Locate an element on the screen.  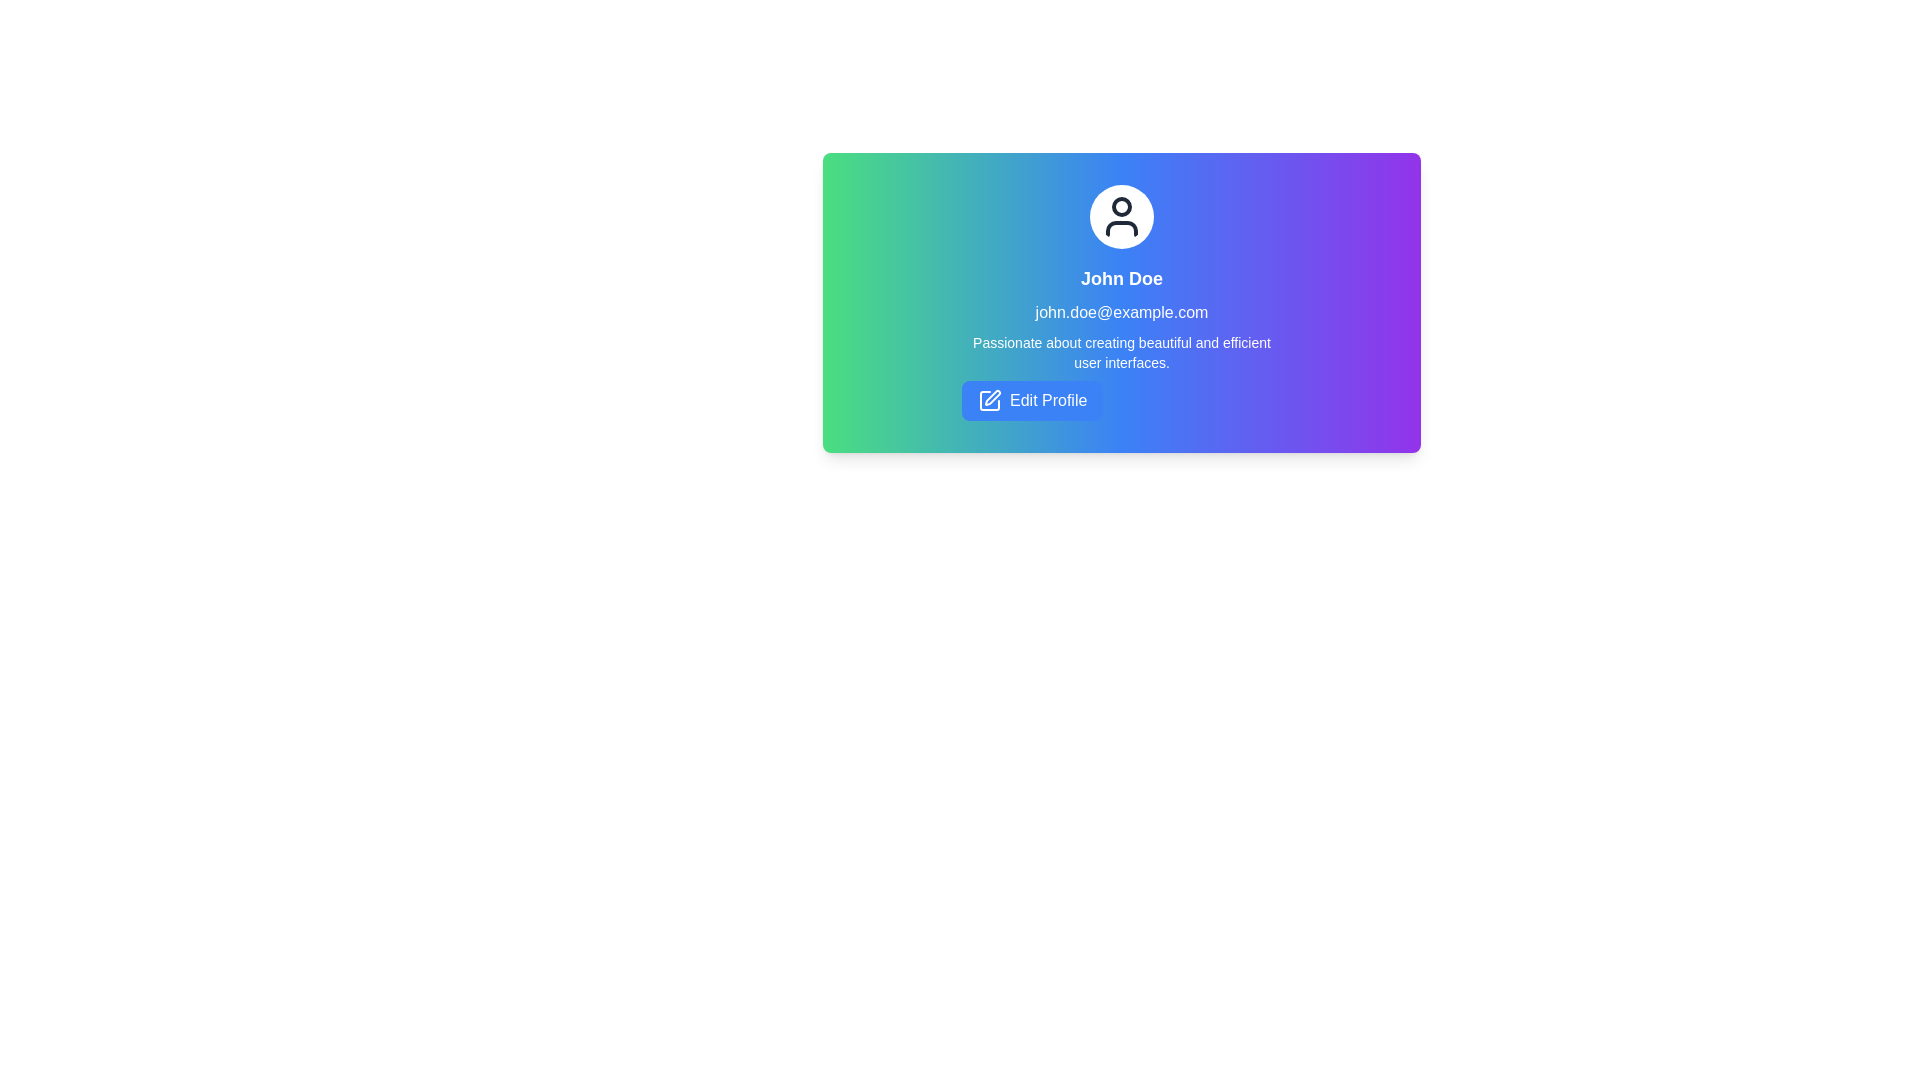
the circular button icon adjacent to the 'Edit Profile' text, which serves as a visual cue for editing user details is located at coordinates (989, 401).